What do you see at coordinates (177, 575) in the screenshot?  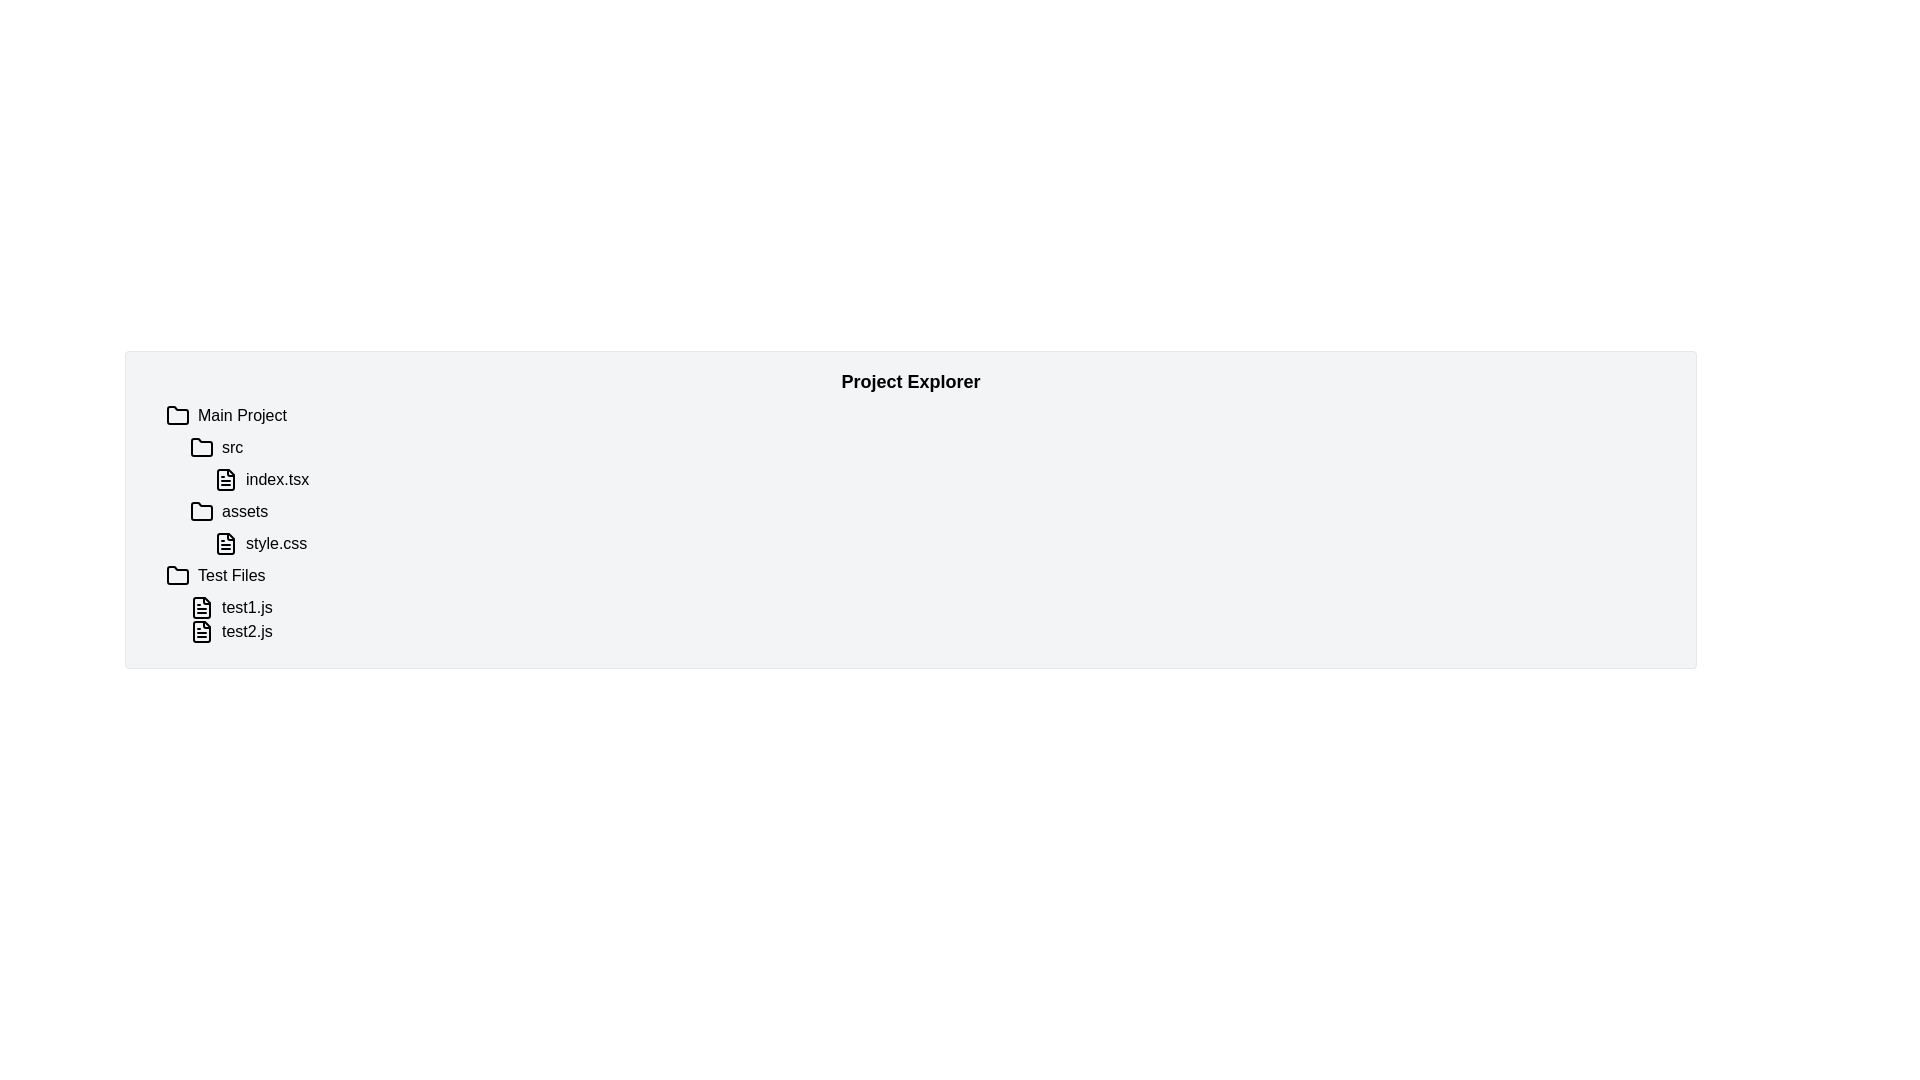 I see `the folder icon located on the left side of the label 'Test Files'` at bounding box center [177, 575].